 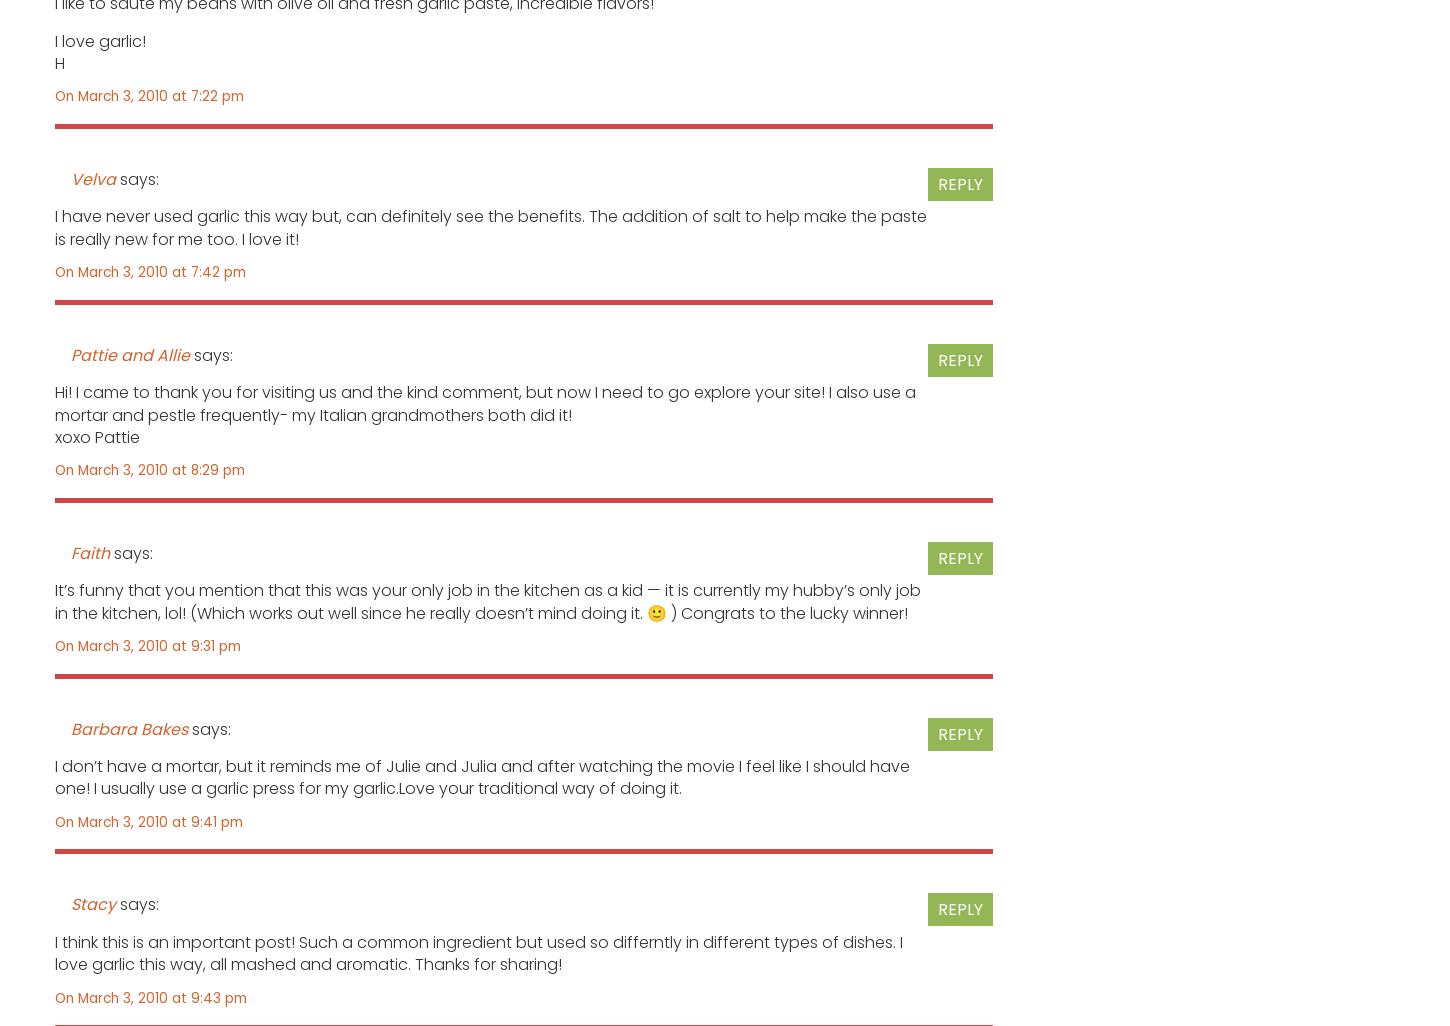 I want to click on 'I love garlic!', so click(x=100, y=40).